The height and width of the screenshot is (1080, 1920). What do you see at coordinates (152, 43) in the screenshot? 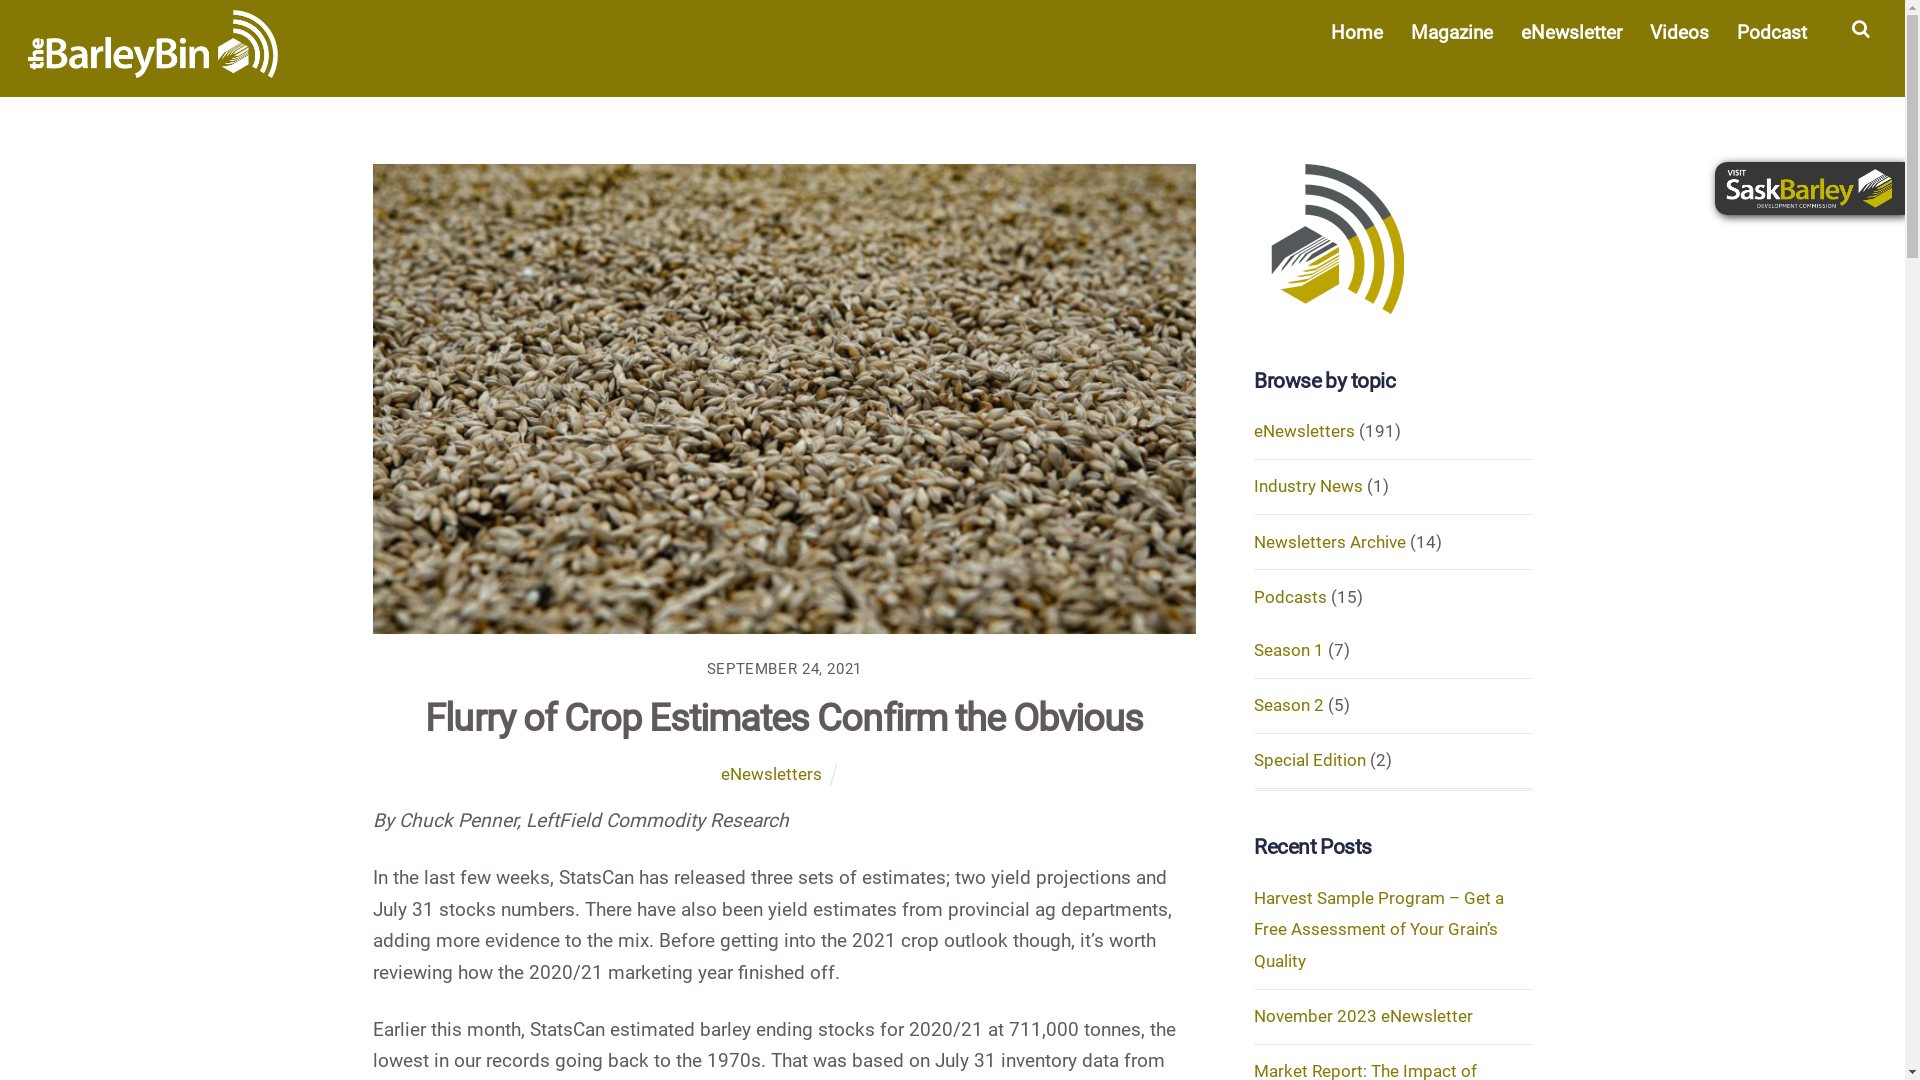
I see `'The Barley Bin'` at bounding box center [152, 43].